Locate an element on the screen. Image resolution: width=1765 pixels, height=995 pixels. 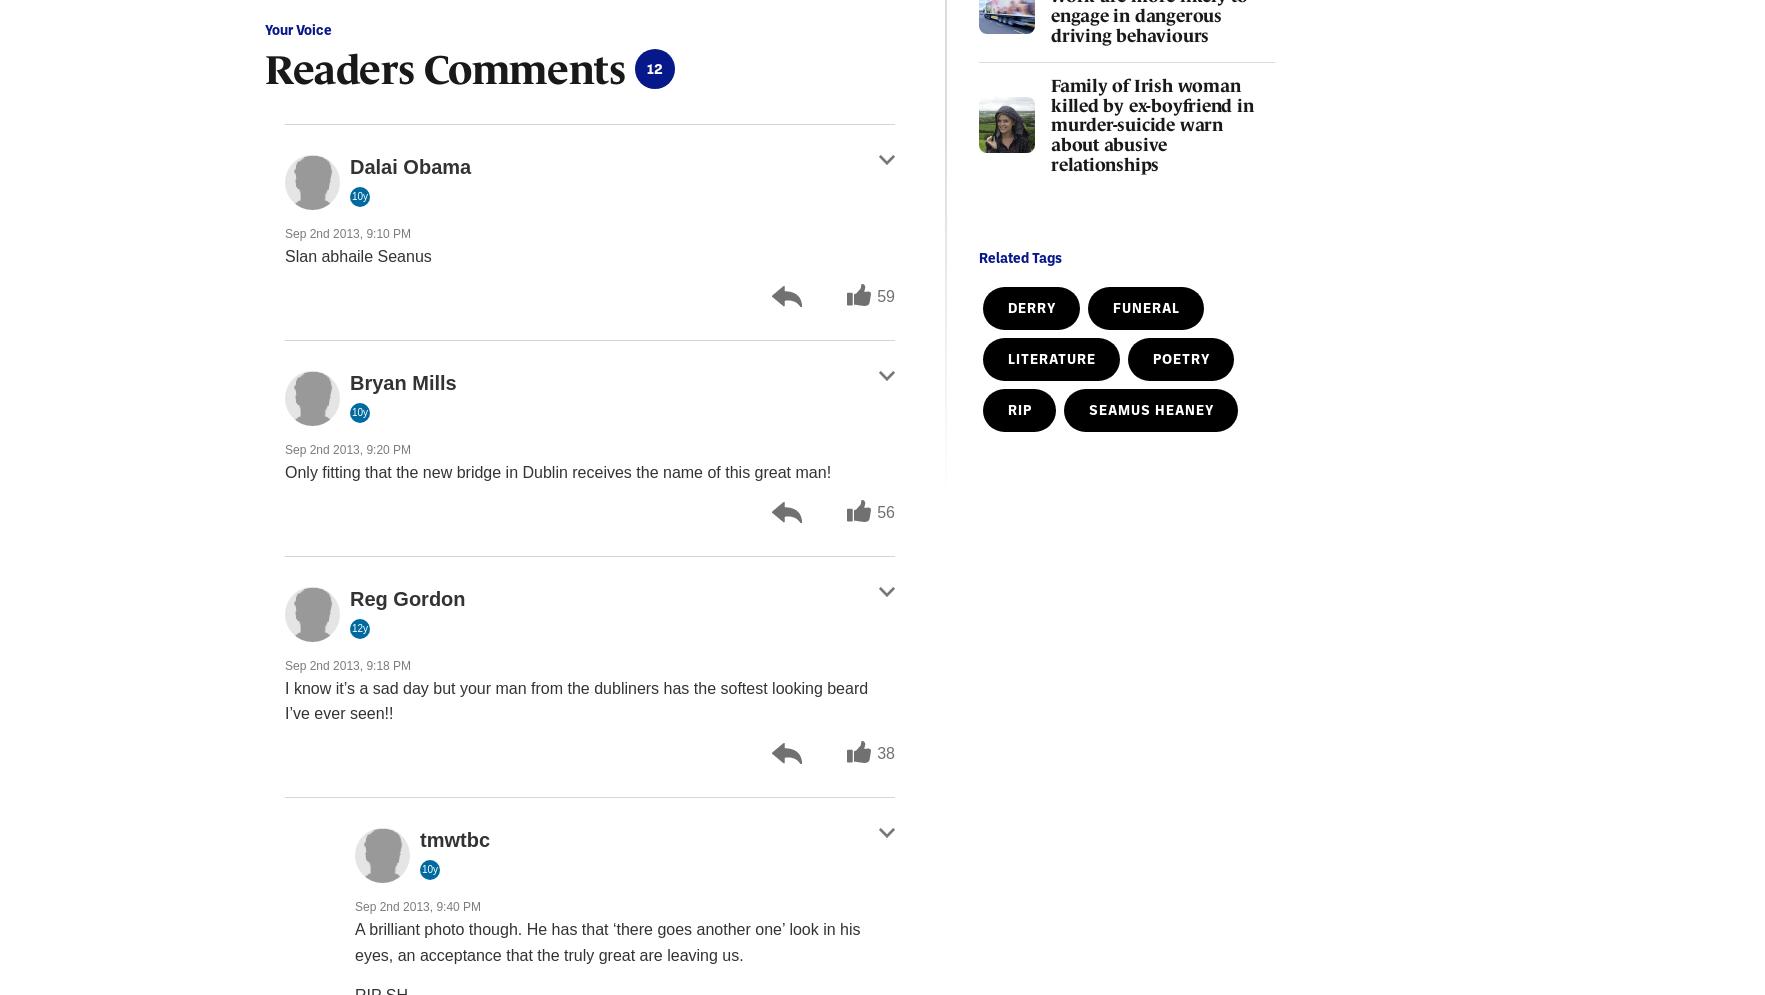
'59' is located at coordinates (886, 294).